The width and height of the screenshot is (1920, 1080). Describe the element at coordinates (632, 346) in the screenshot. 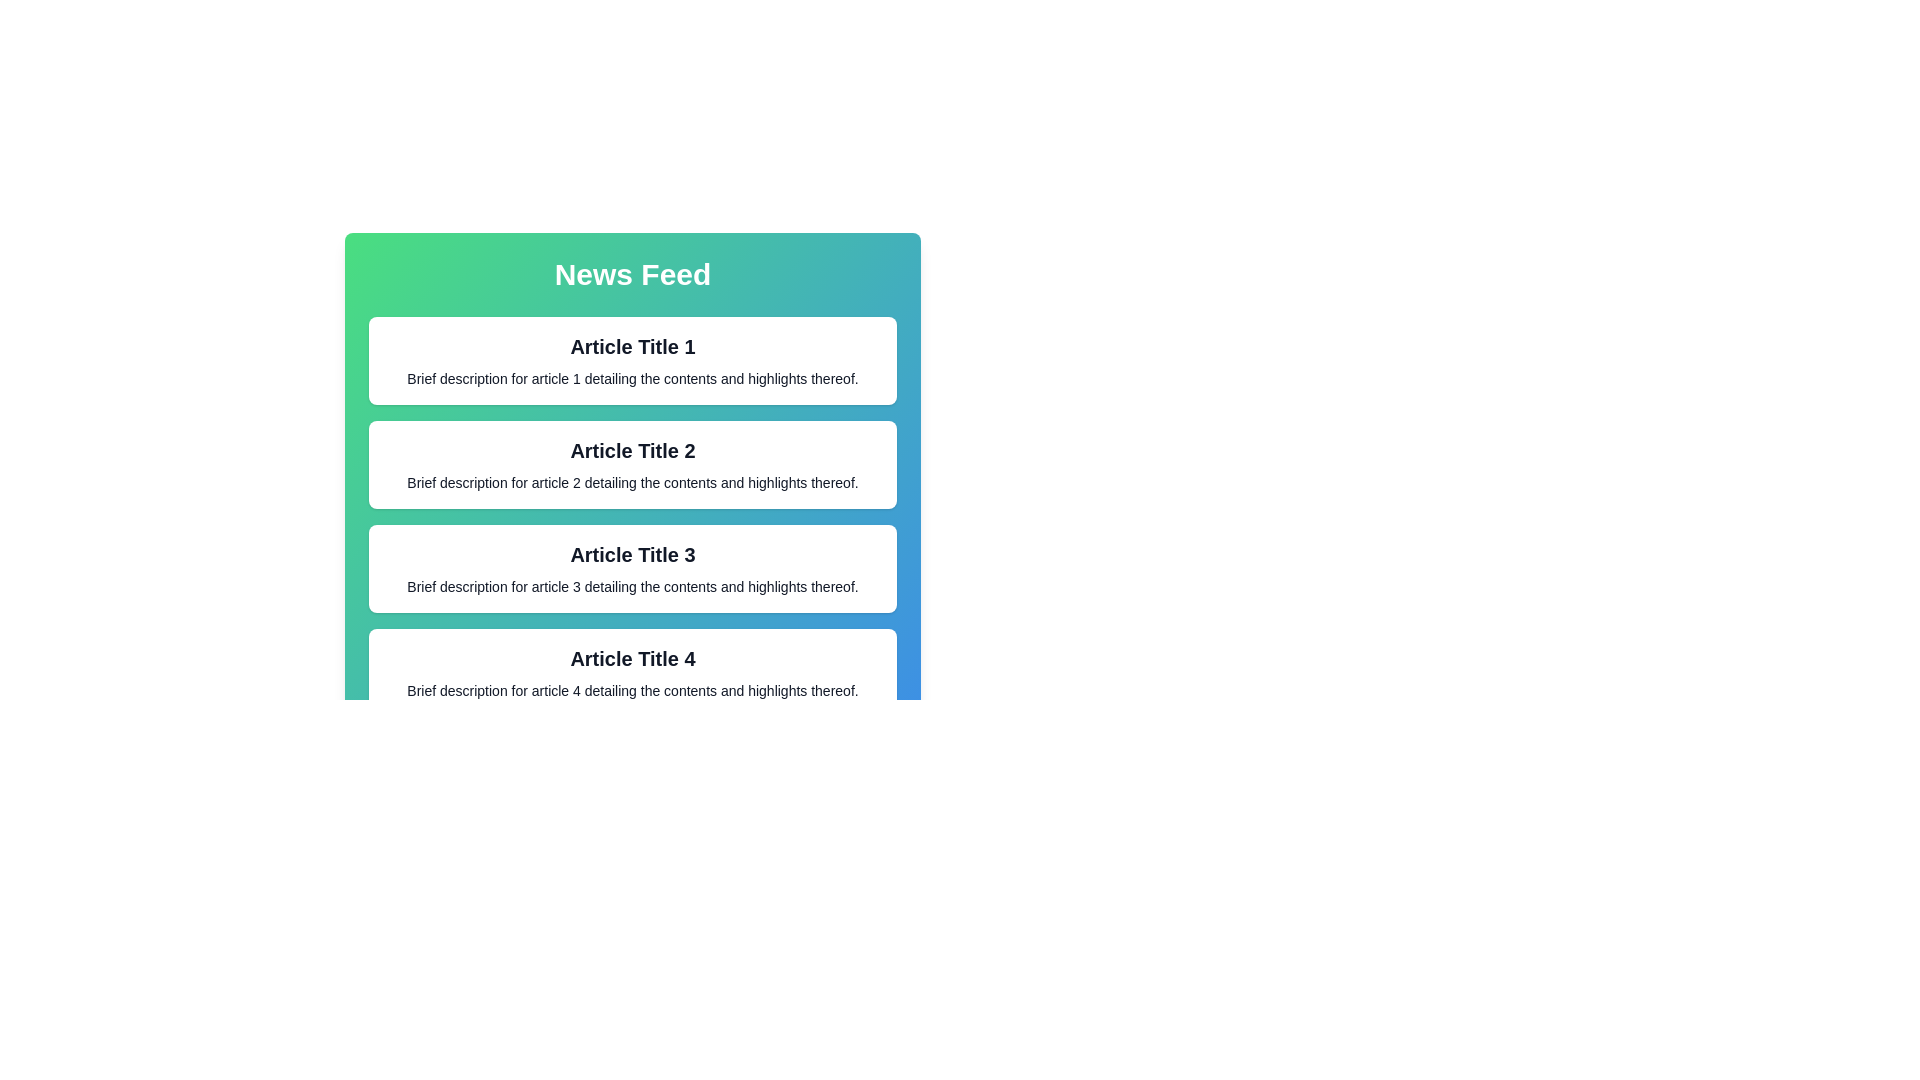

I see `the title text element of the article, which is centrally positioned within the card, above the descriptive text` at that location.